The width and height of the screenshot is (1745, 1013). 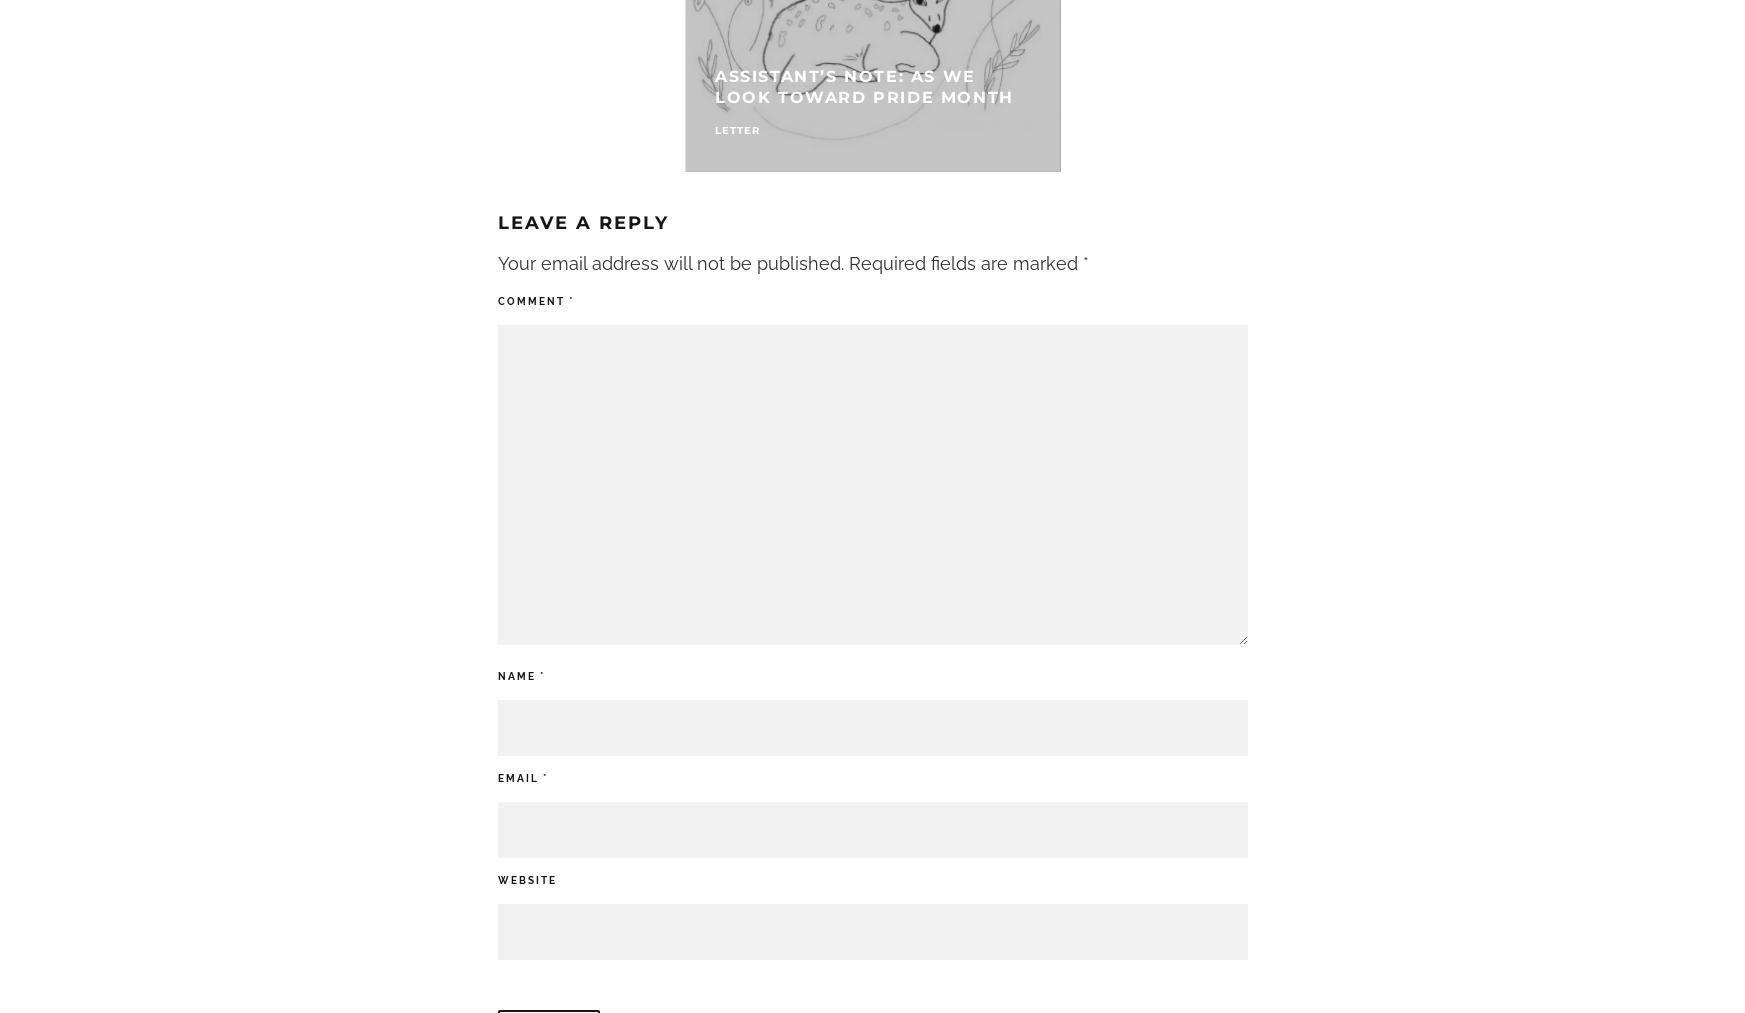 I want to click on 'Comment', so click(x=496, y=299).